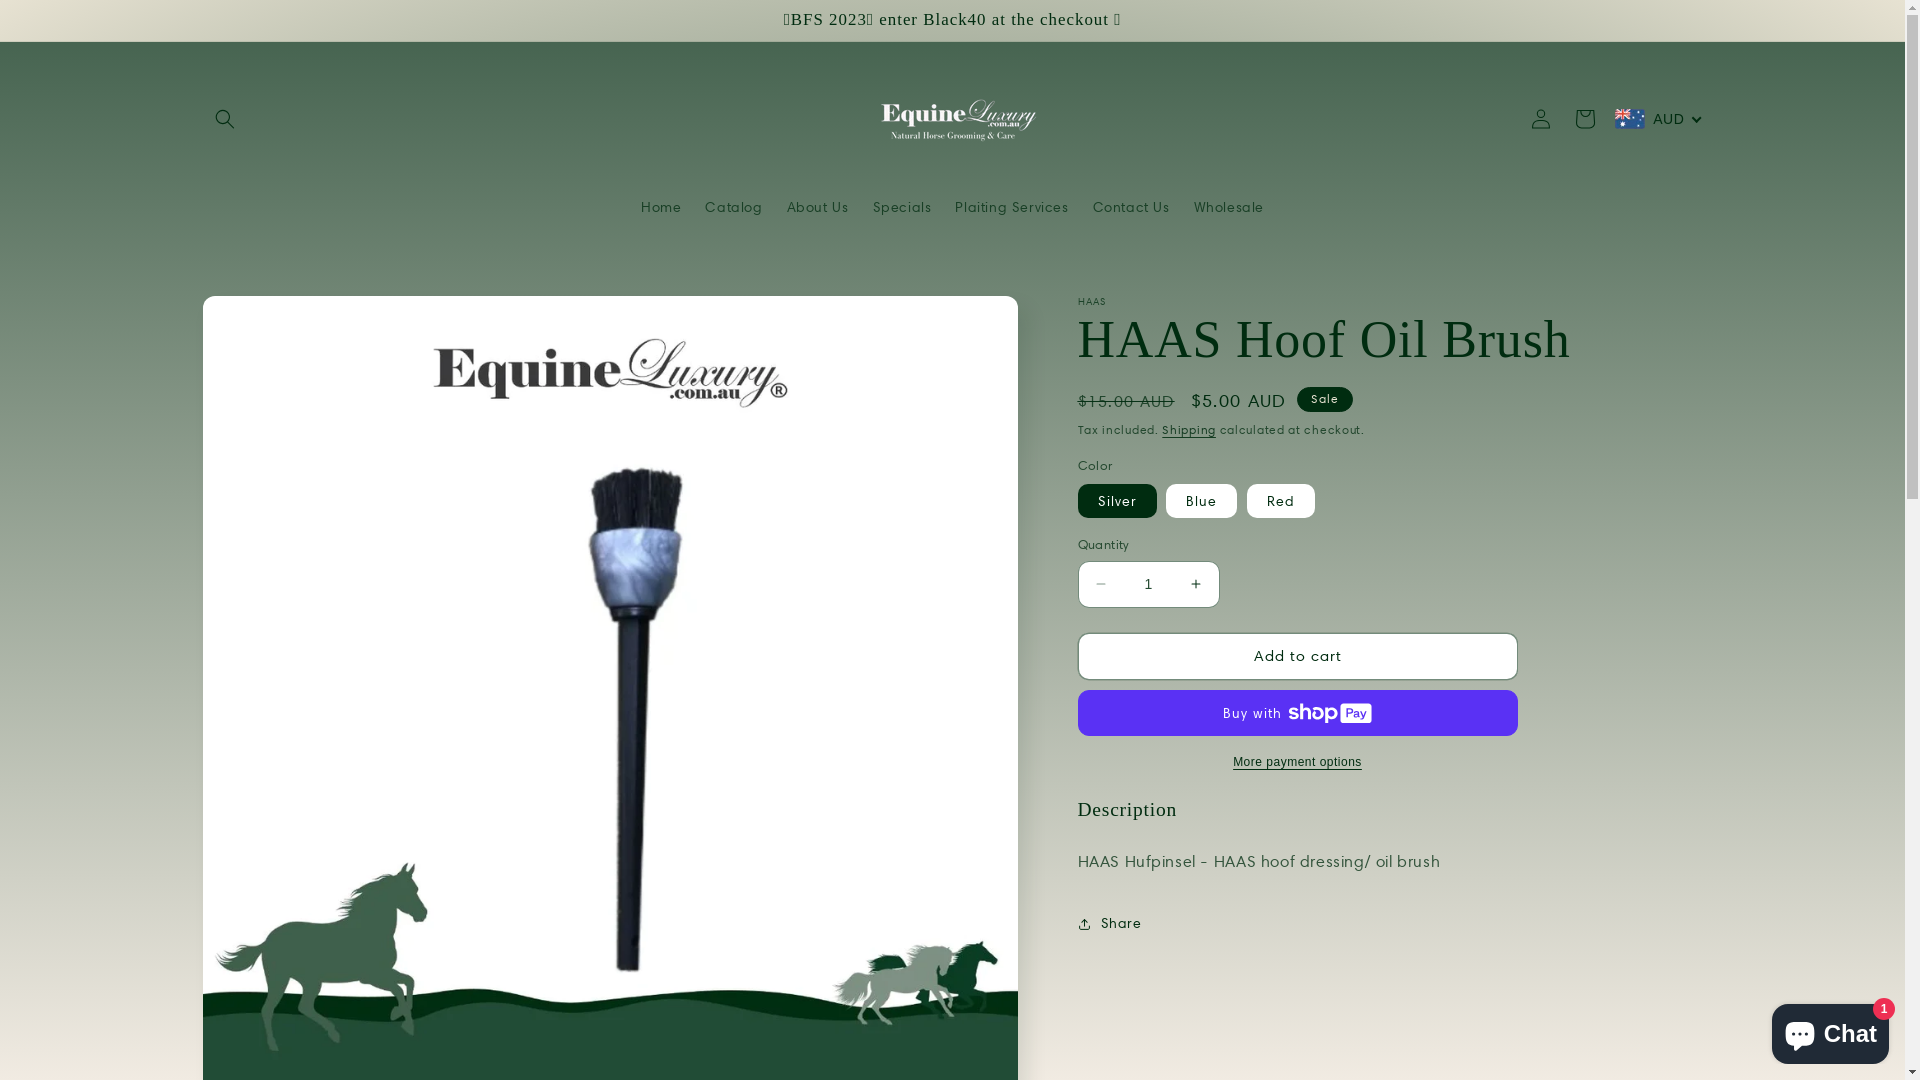 Image resolution: width=1920 pixels, height=1080 pixels. What do you see at coordinates (1196, 584) in the screenshot?
I see `'Increase quantity for HAAS Hoof Oil Brush'` at bounding box center [1196, 584].